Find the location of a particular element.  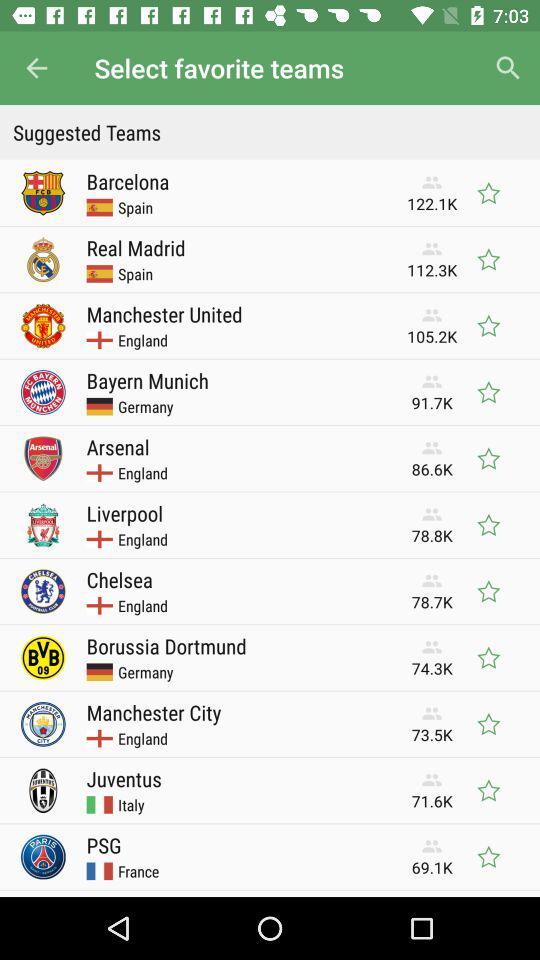

icon next to select favorite teams icon is located at coordinates (508, 68).